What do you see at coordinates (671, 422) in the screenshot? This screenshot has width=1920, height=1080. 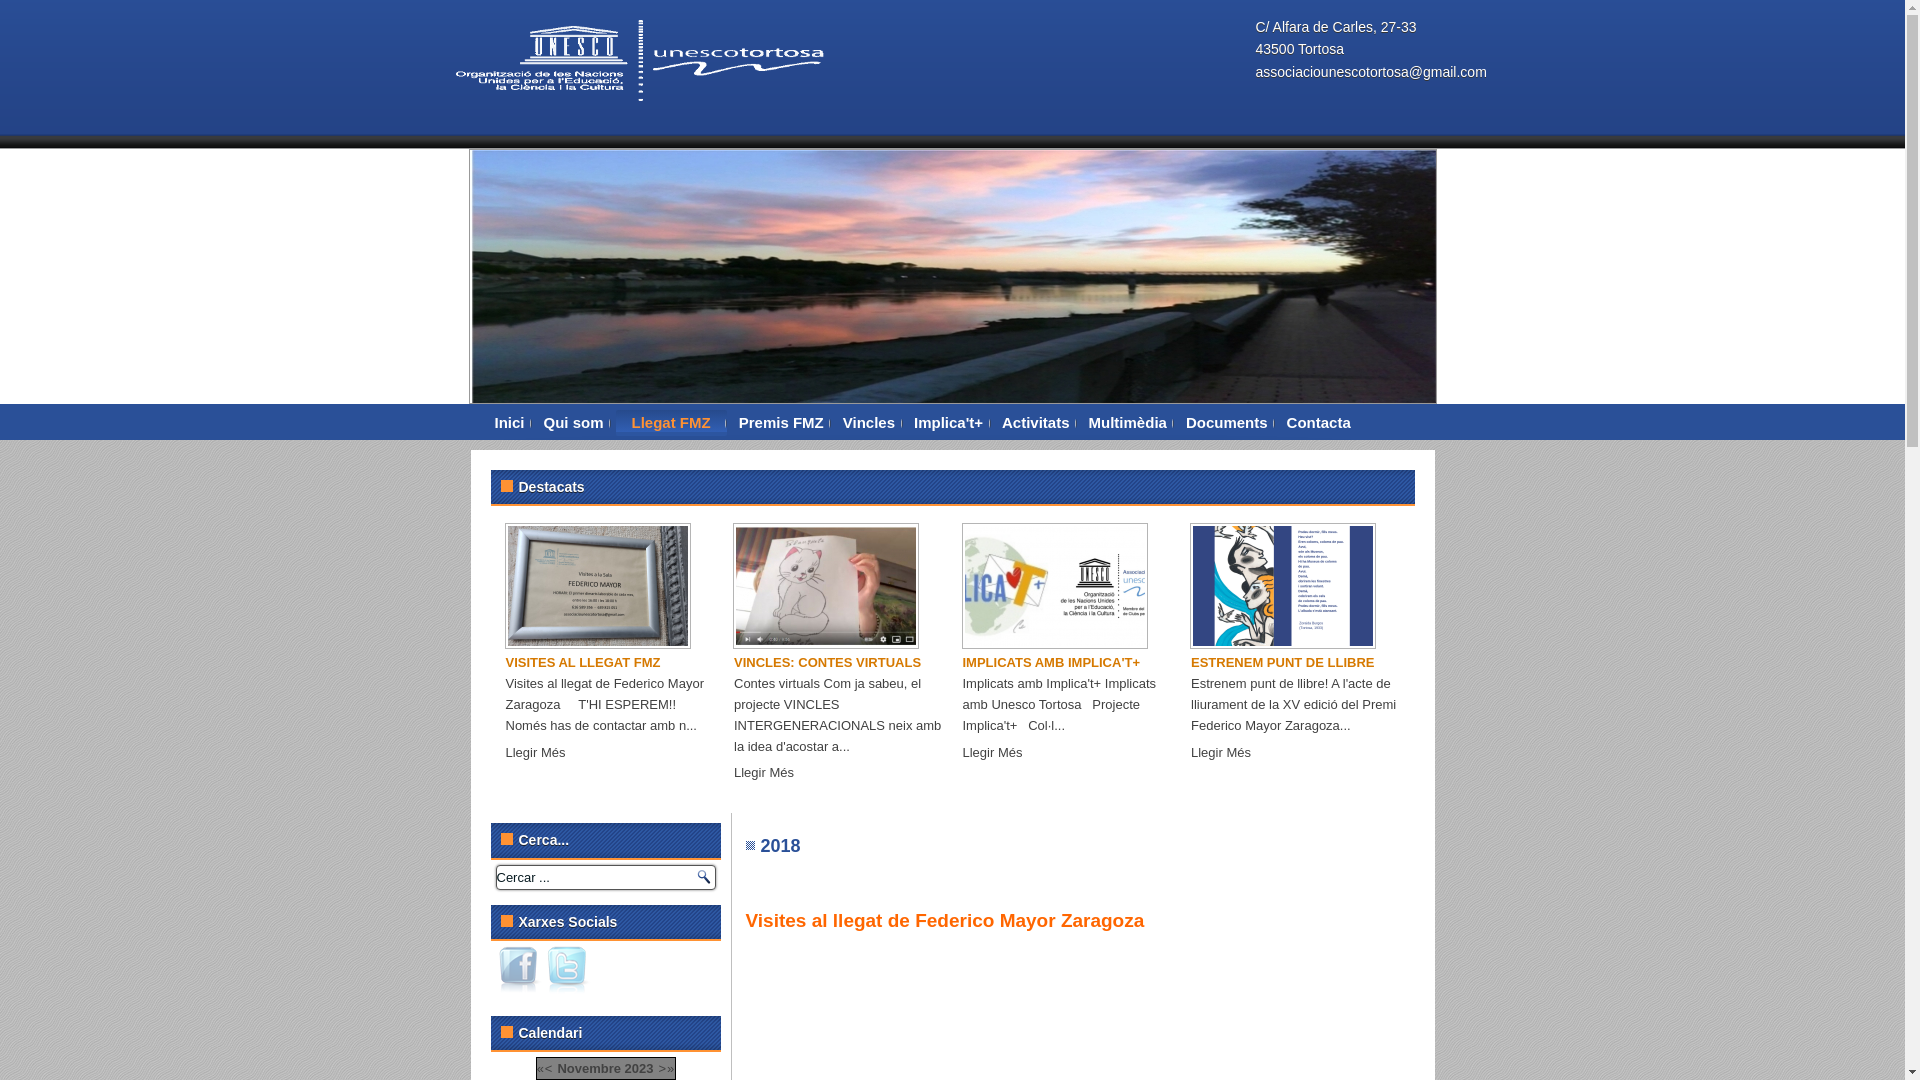 I see `'Llegat FMZ'` at bounding box center [671, 422].